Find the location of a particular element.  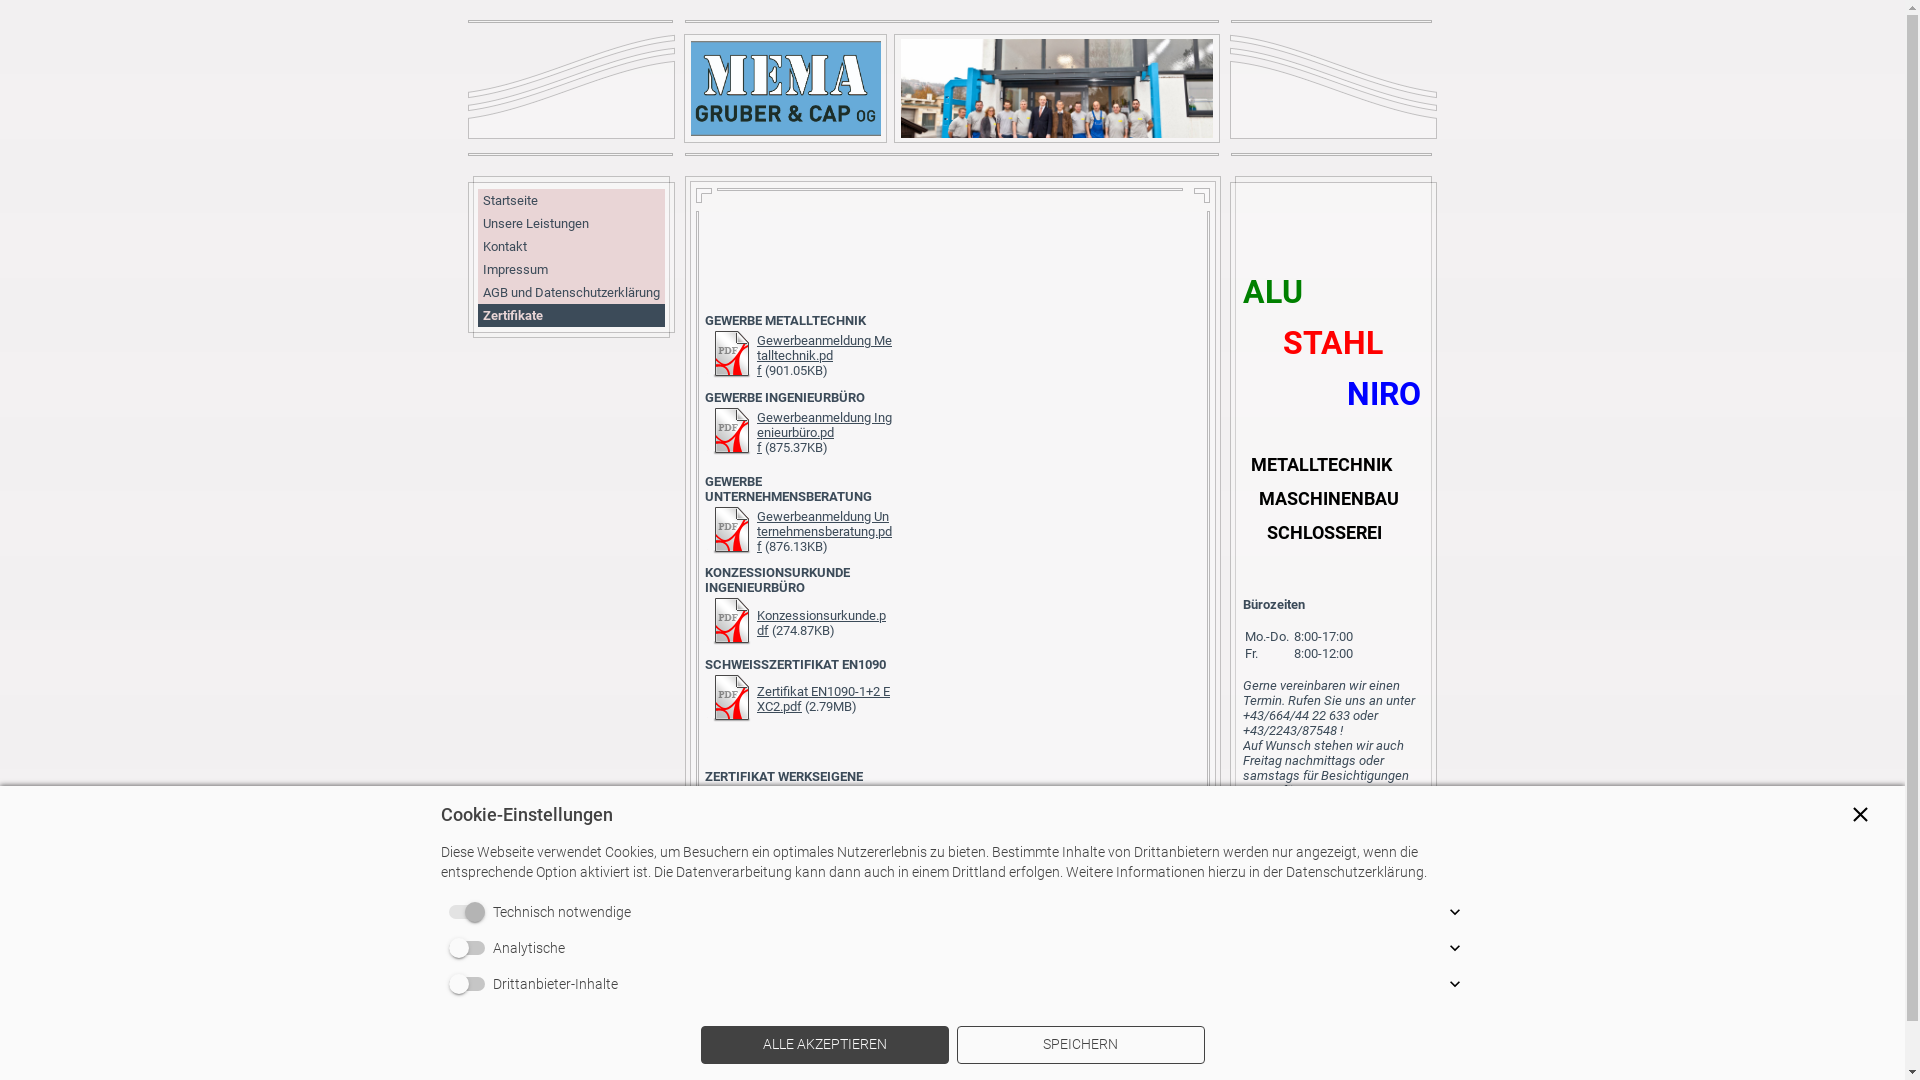

'ALLE AKZEPTIEREN' is located at coordinates (824, 1044).